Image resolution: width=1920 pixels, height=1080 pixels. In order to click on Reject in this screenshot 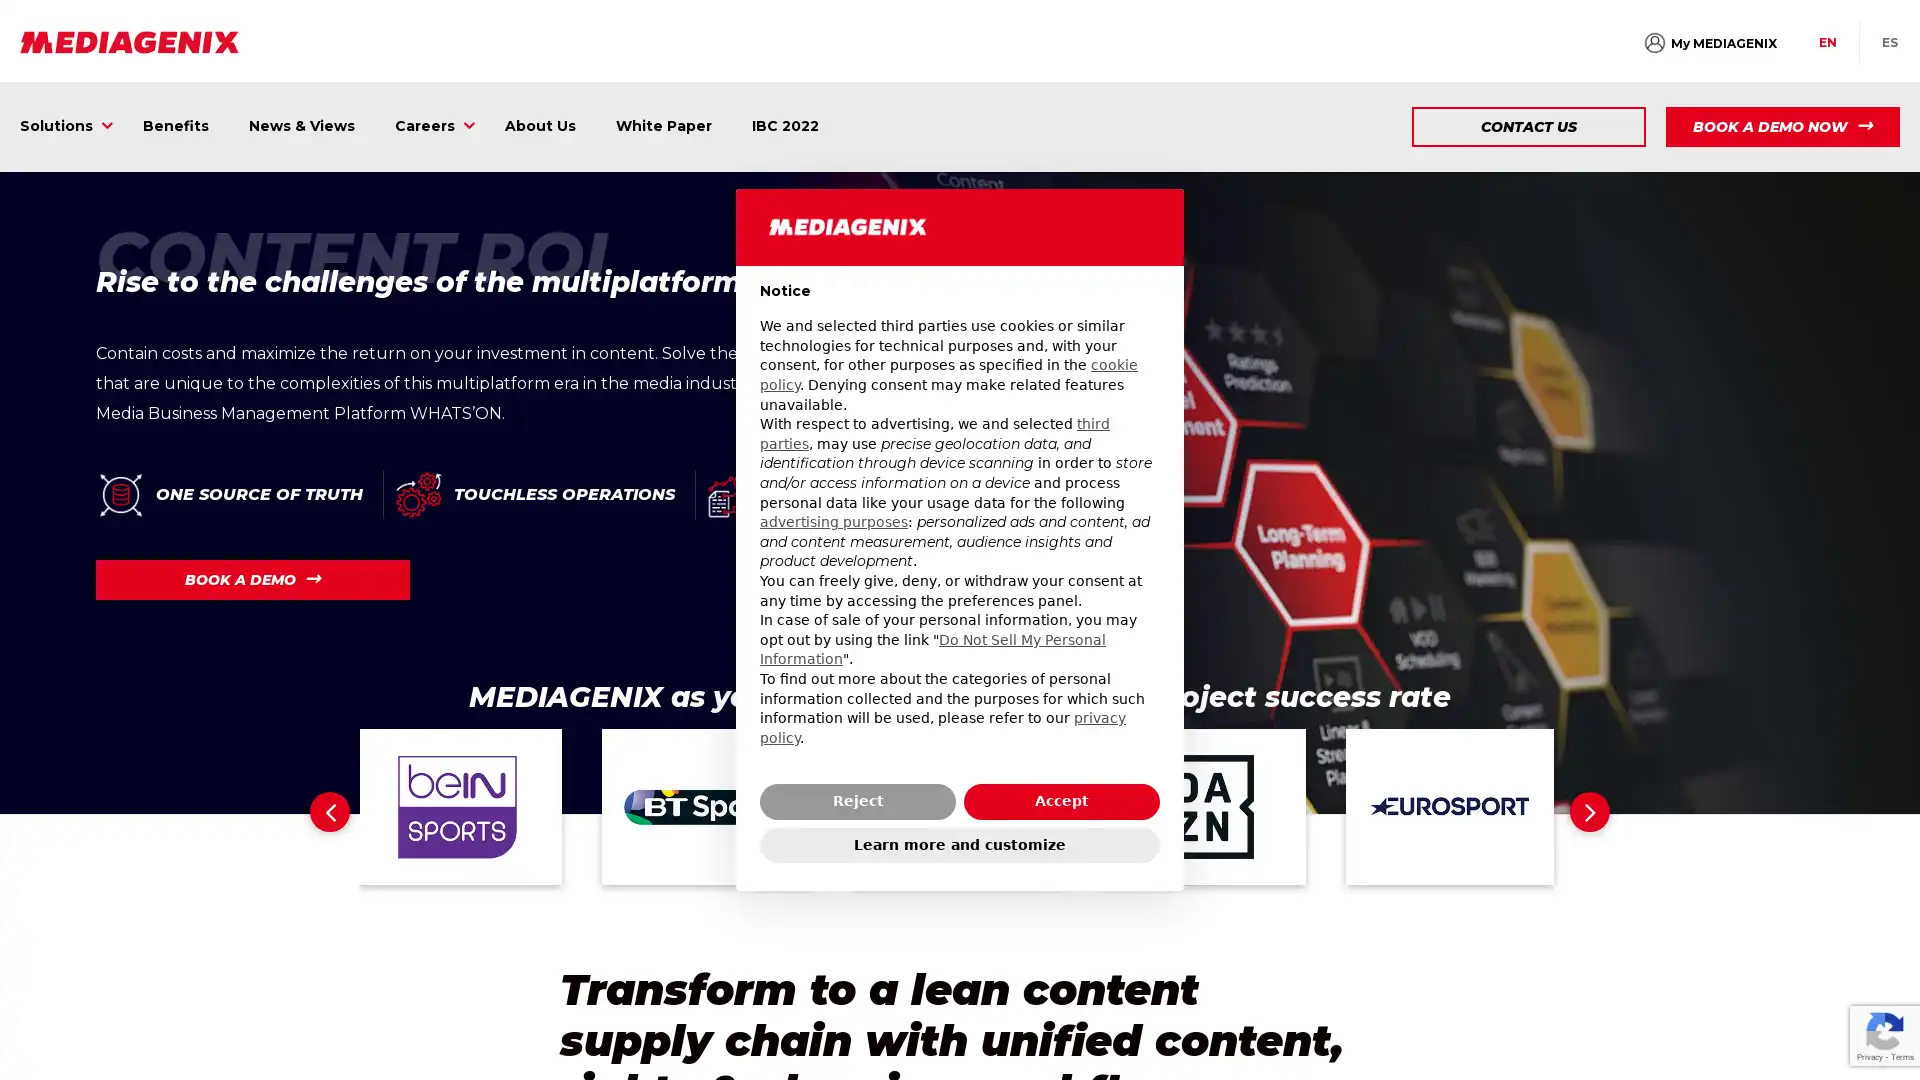, I will do `click(858, 800)`.